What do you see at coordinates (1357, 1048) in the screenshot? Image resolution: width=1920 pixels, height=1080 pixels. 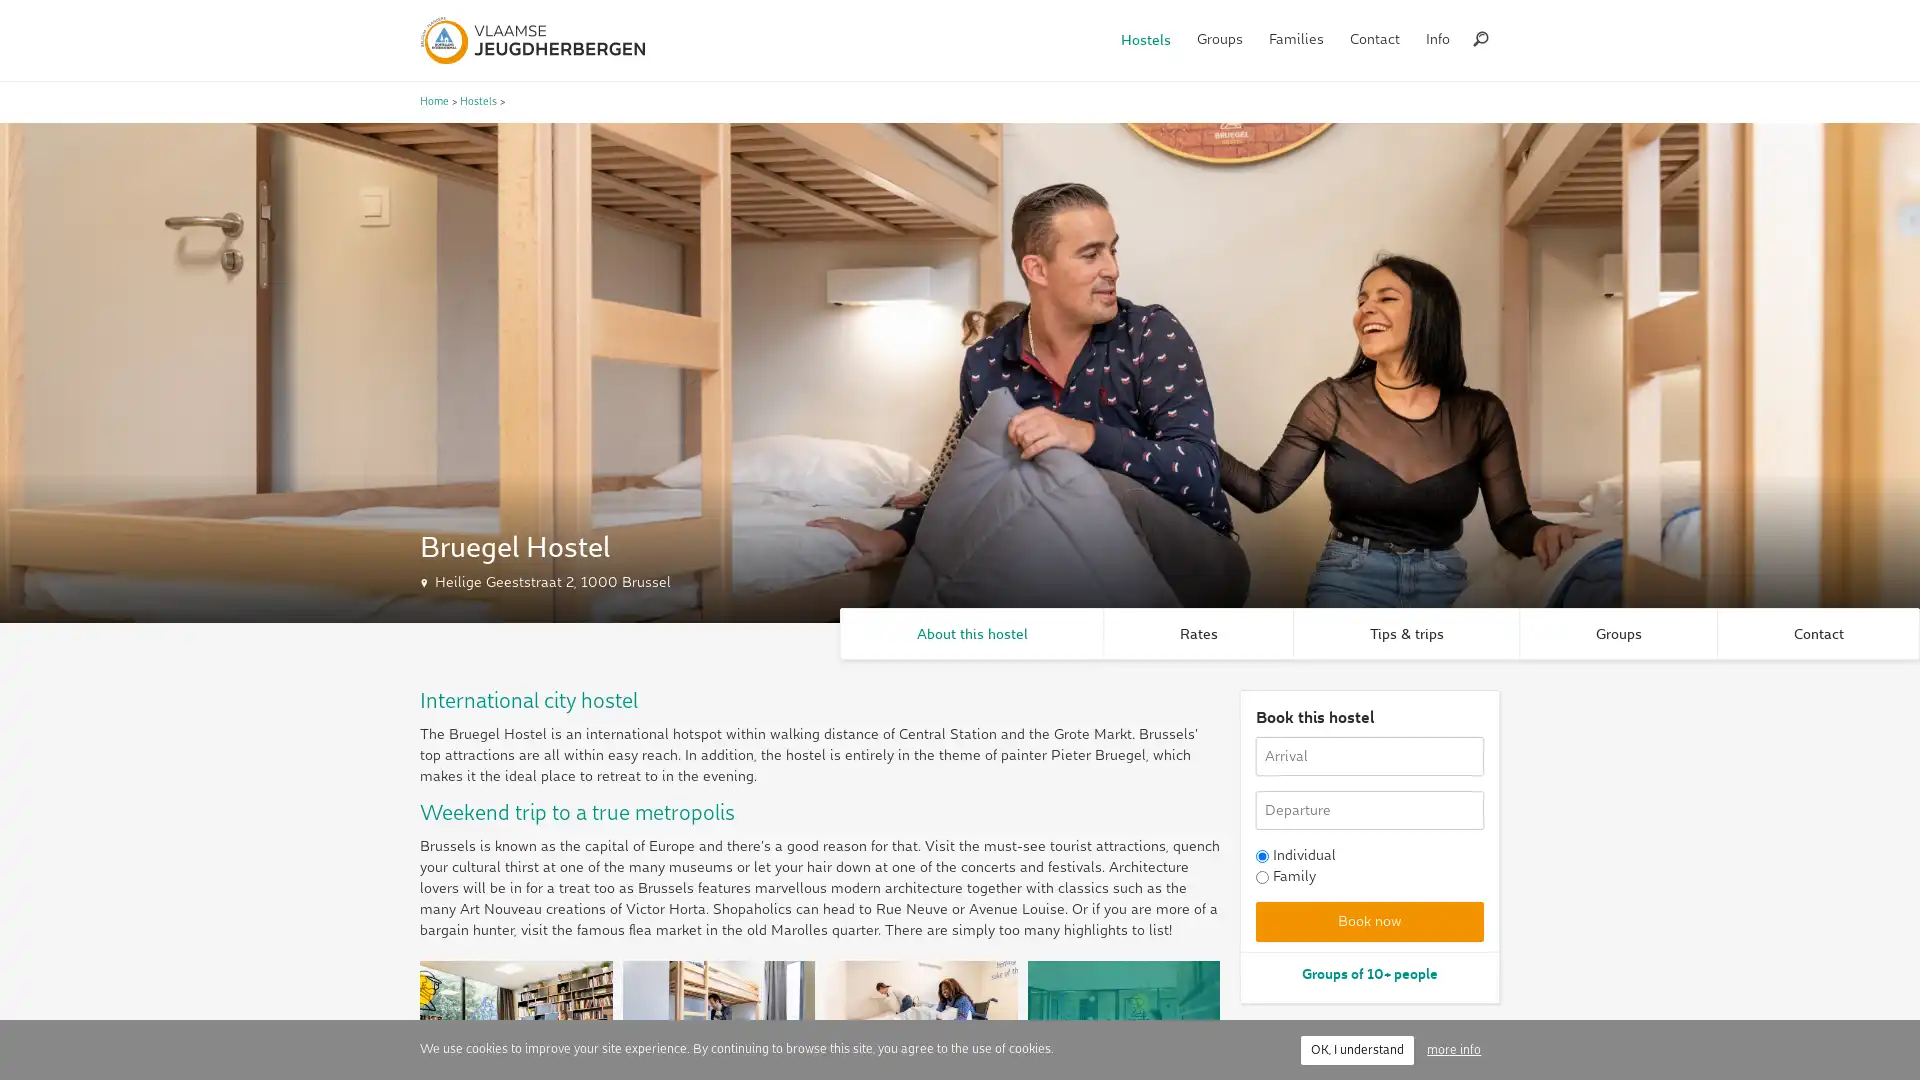 I see `OK, I understand` at bounding box center [1357, 1048].